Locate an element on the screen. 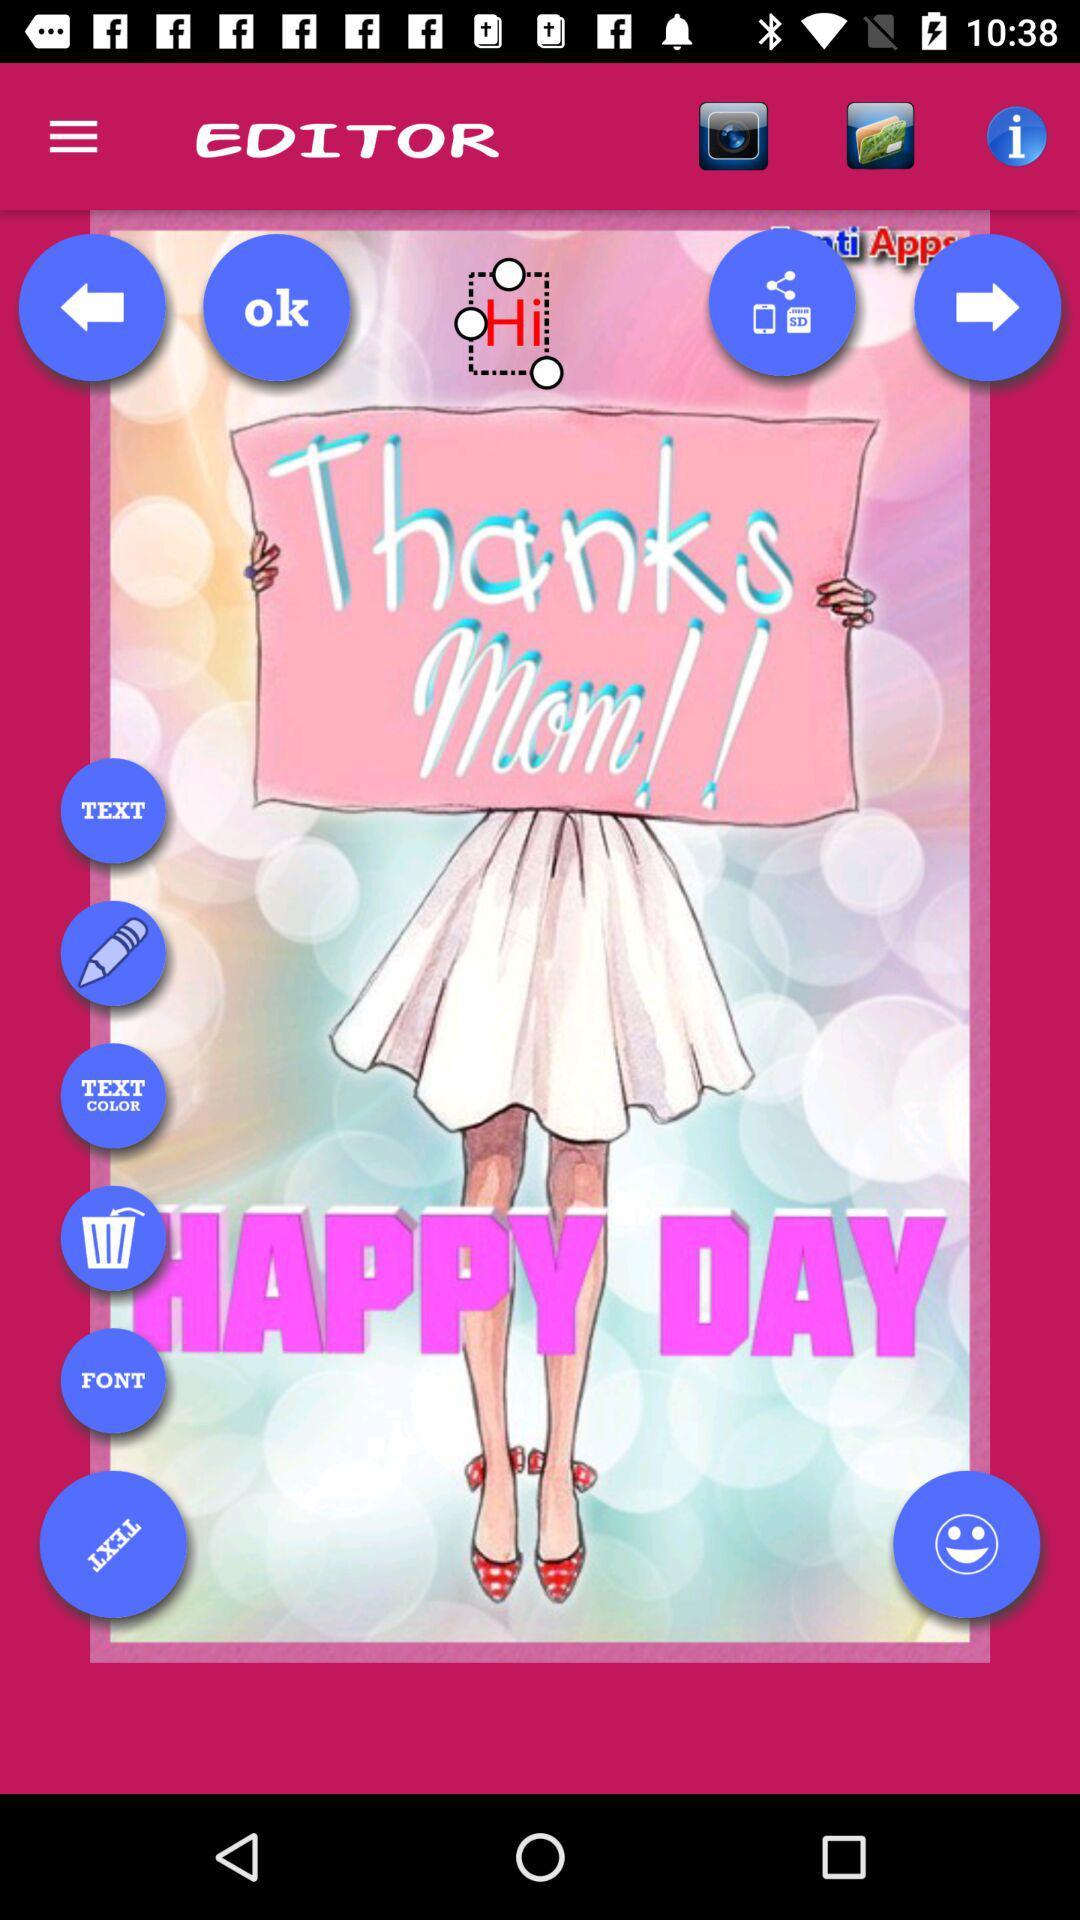  delete photo is located at coordinates (113, 1237).